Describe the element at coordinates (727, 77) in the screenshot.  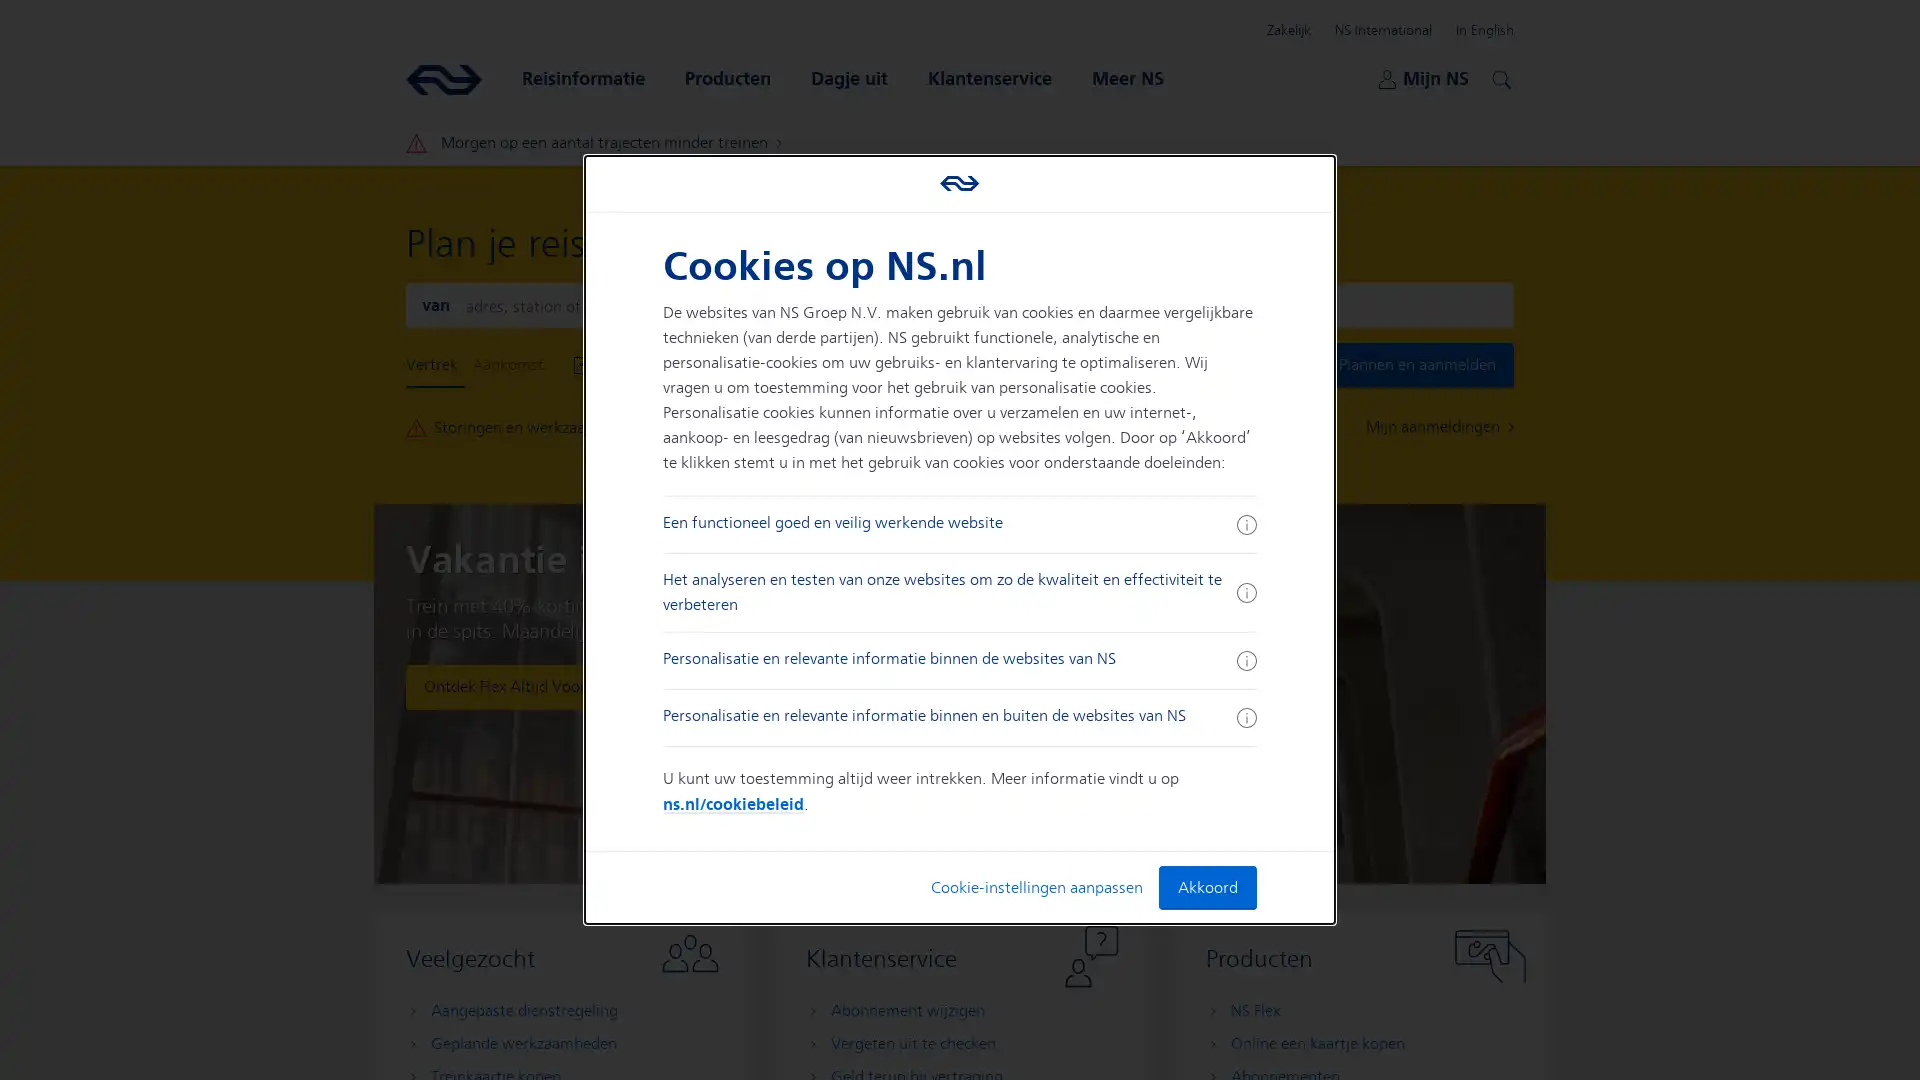
I see `Producten Open submenu` at that location.